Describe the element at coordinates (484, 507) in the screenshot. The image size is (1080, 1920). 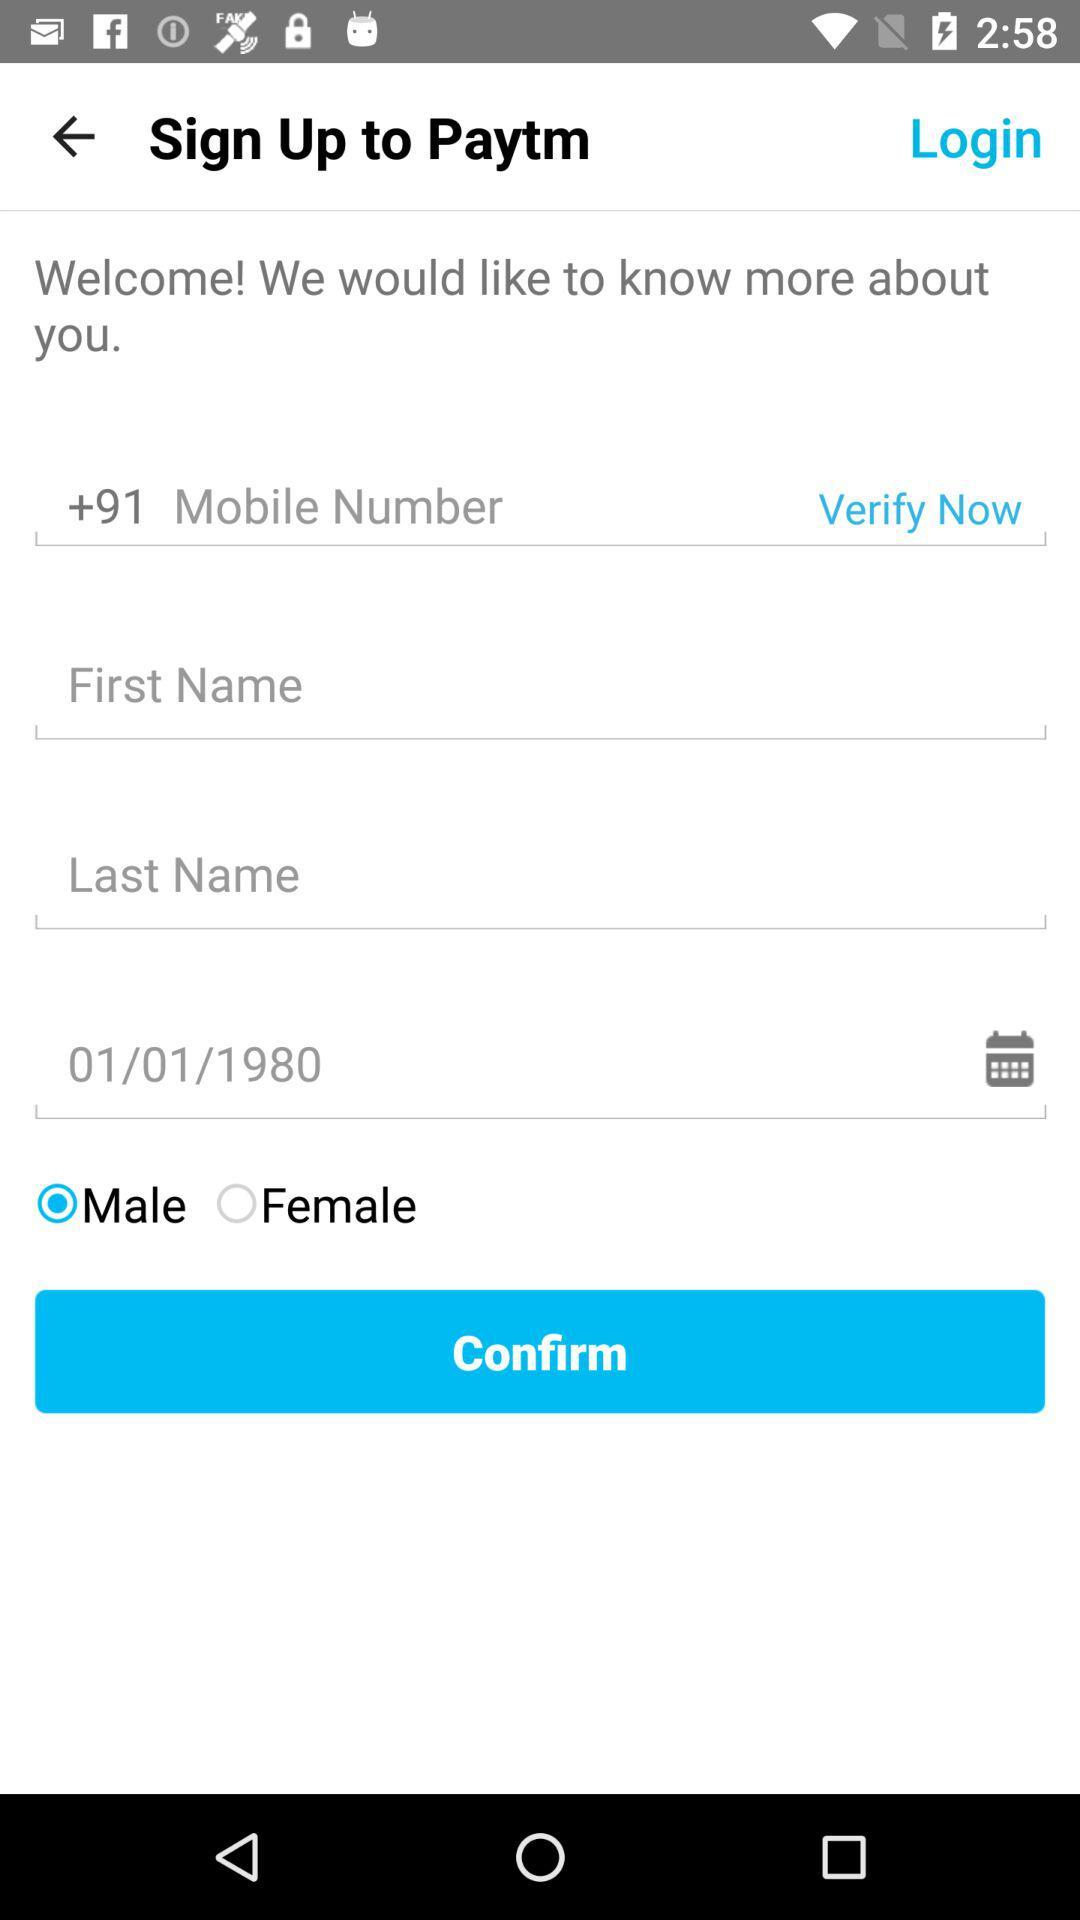
I see `item to the left of the verify now  item` at that location.